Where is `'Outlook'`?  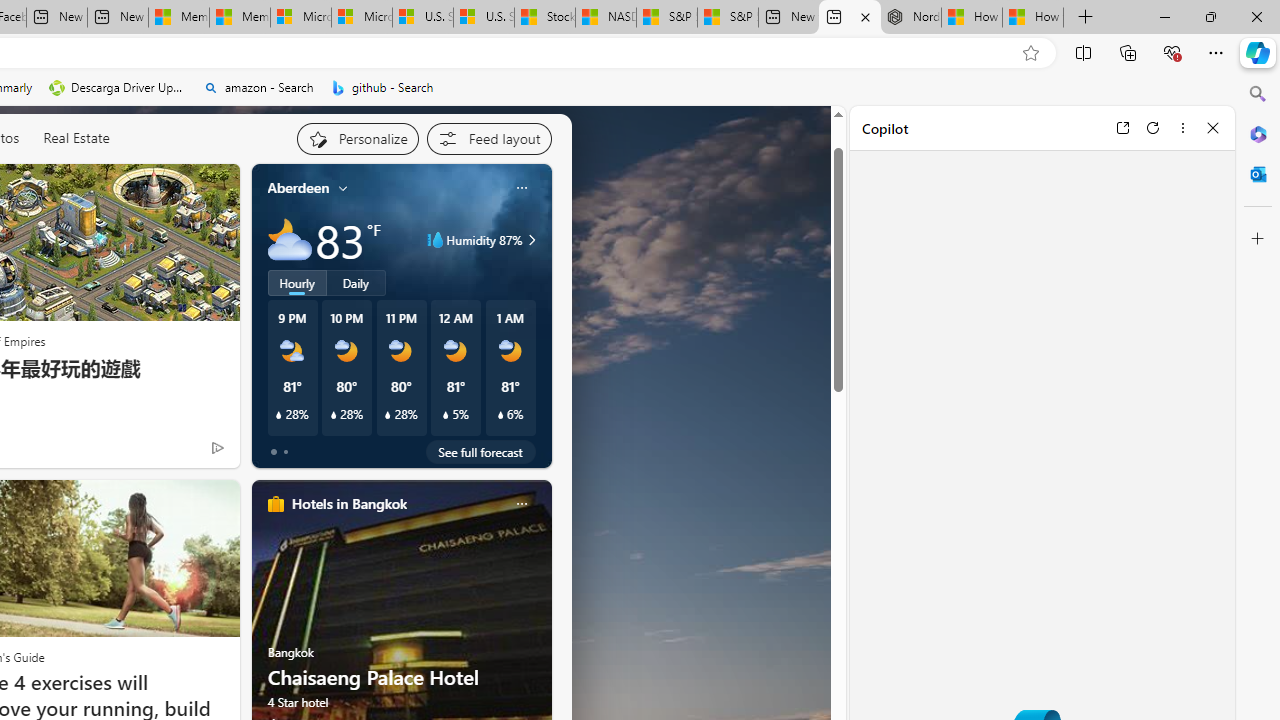 'Outlook' is located at coordinates (1257, 173).